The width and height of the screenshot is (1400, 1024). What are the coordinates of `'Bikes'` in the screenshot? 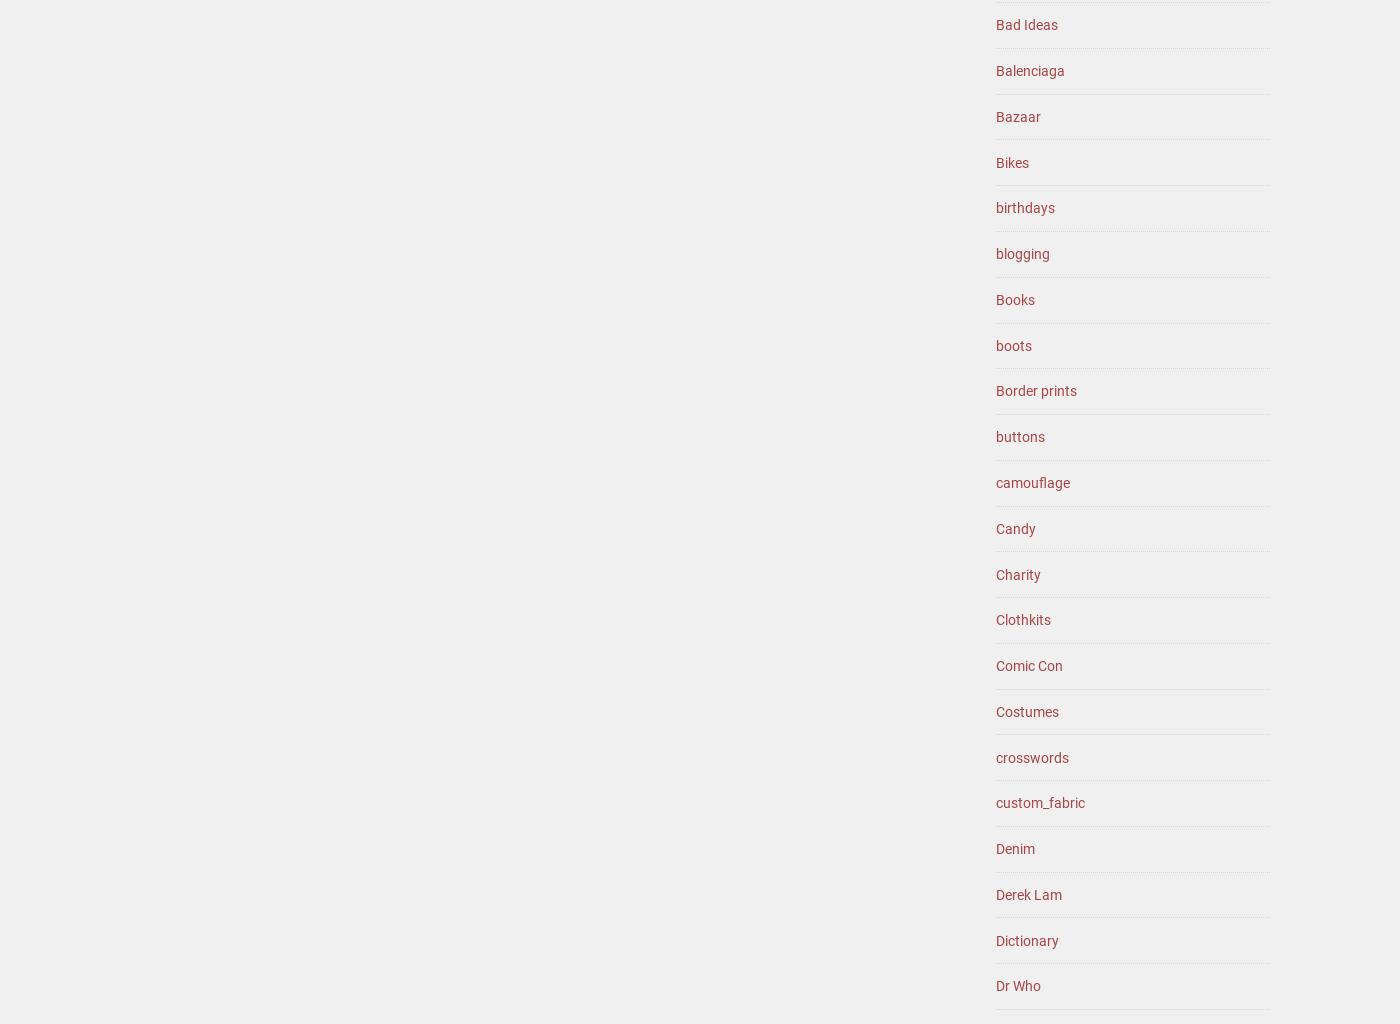 It's located at (1012, 160).